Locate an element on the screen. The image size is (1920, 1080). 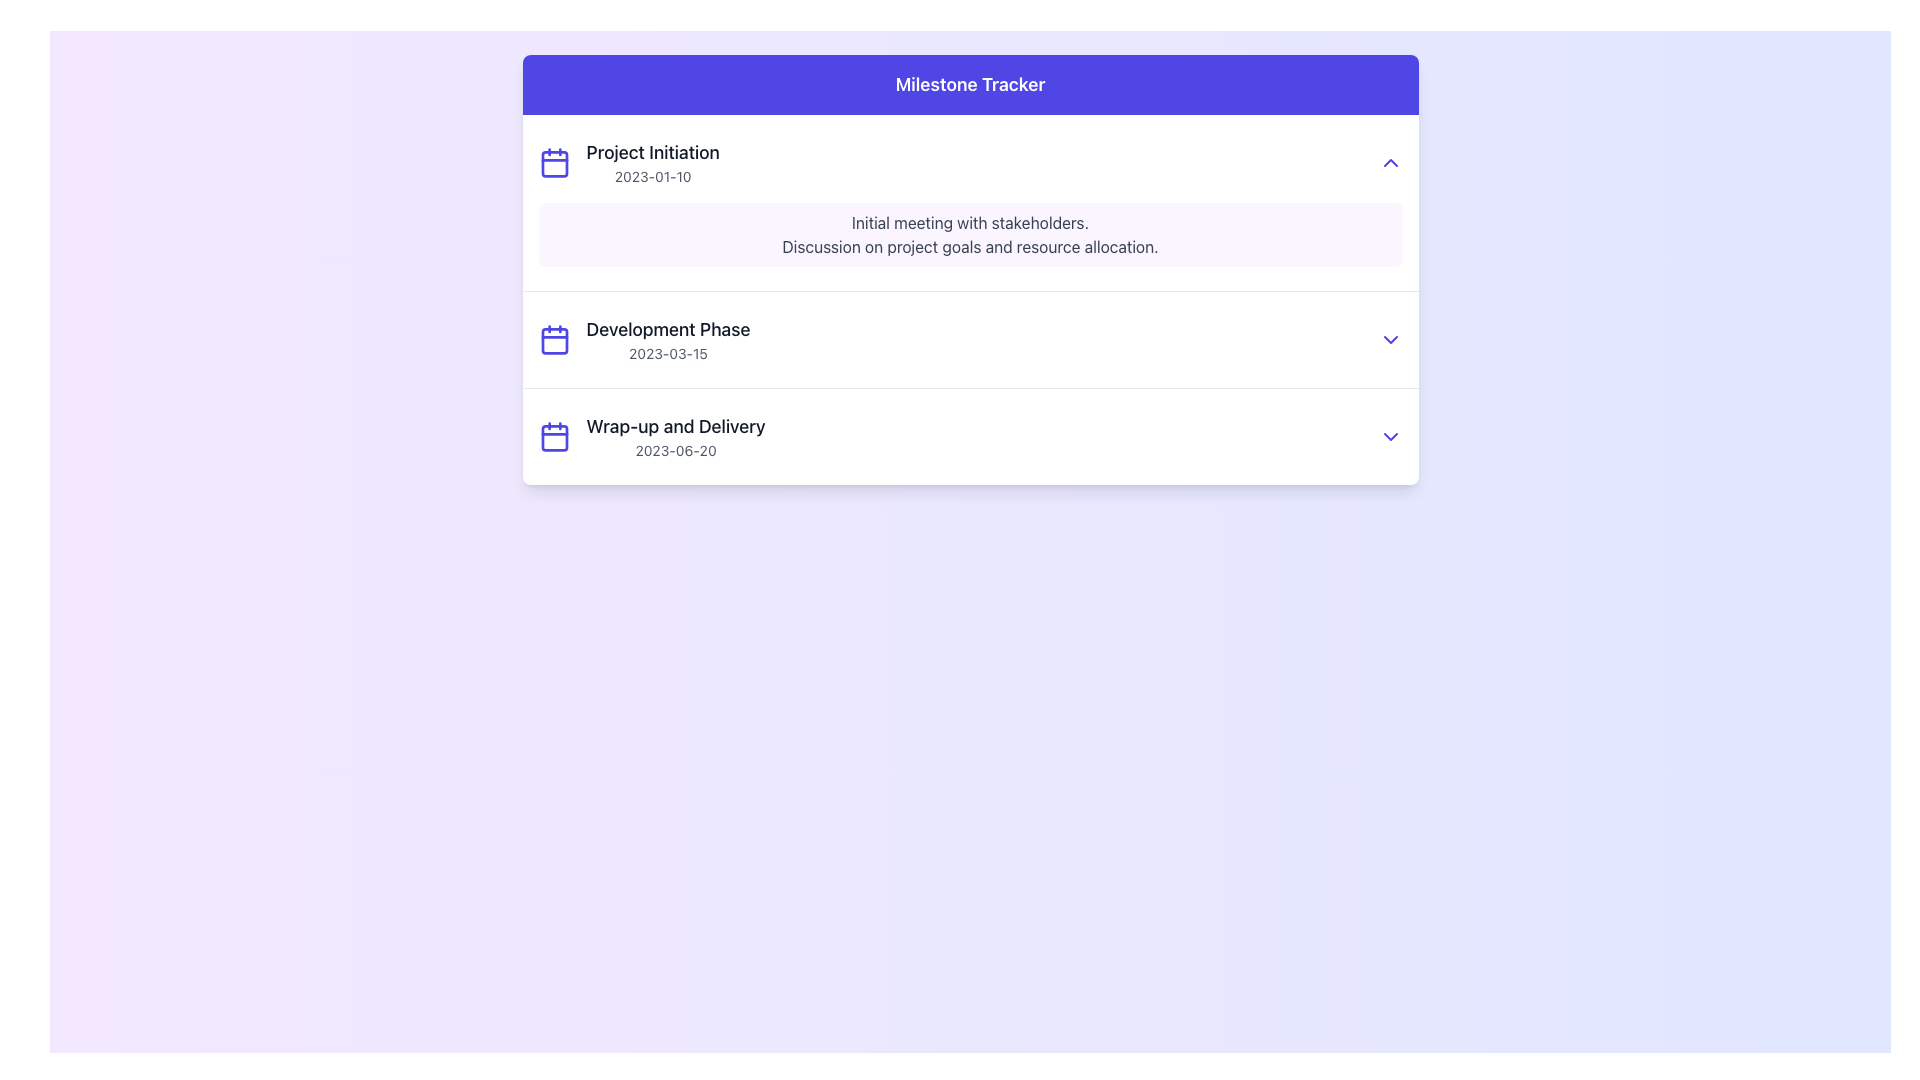
the milestone entry labeled 'Development Phase' with the date '2023-03-15' is located at coordinates (970, 338).